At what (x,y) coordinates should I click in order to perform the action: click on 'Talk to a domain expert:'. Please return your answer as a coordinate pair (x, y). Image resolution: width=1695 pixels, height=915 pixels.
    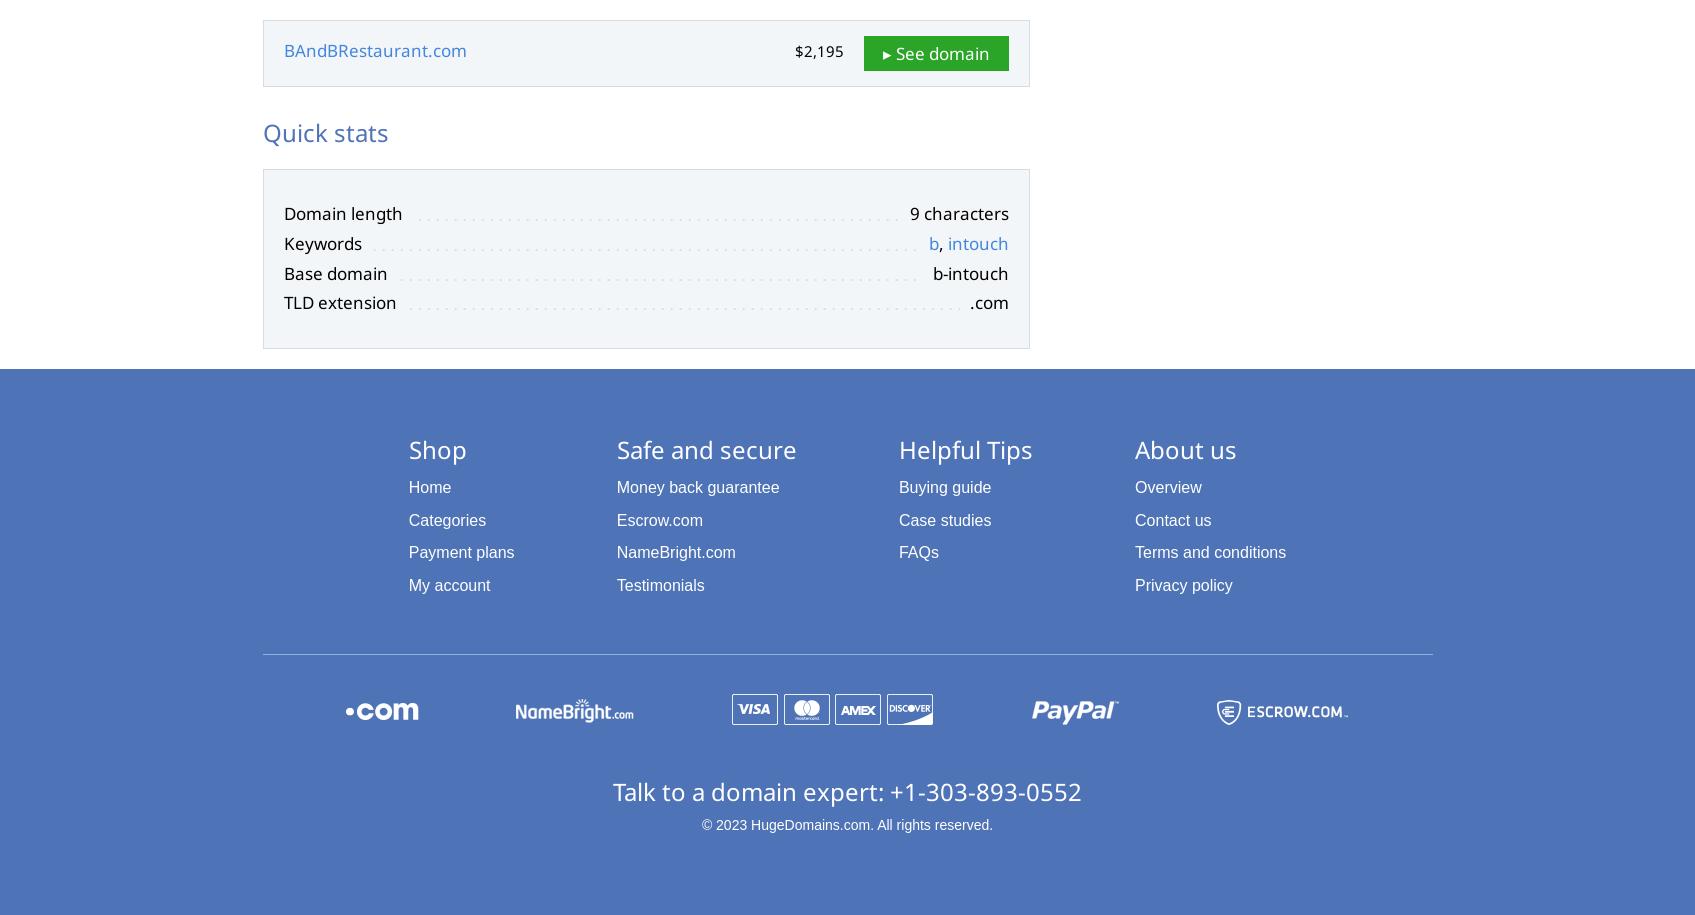
    Looking at the image, I should click on (750, 789).